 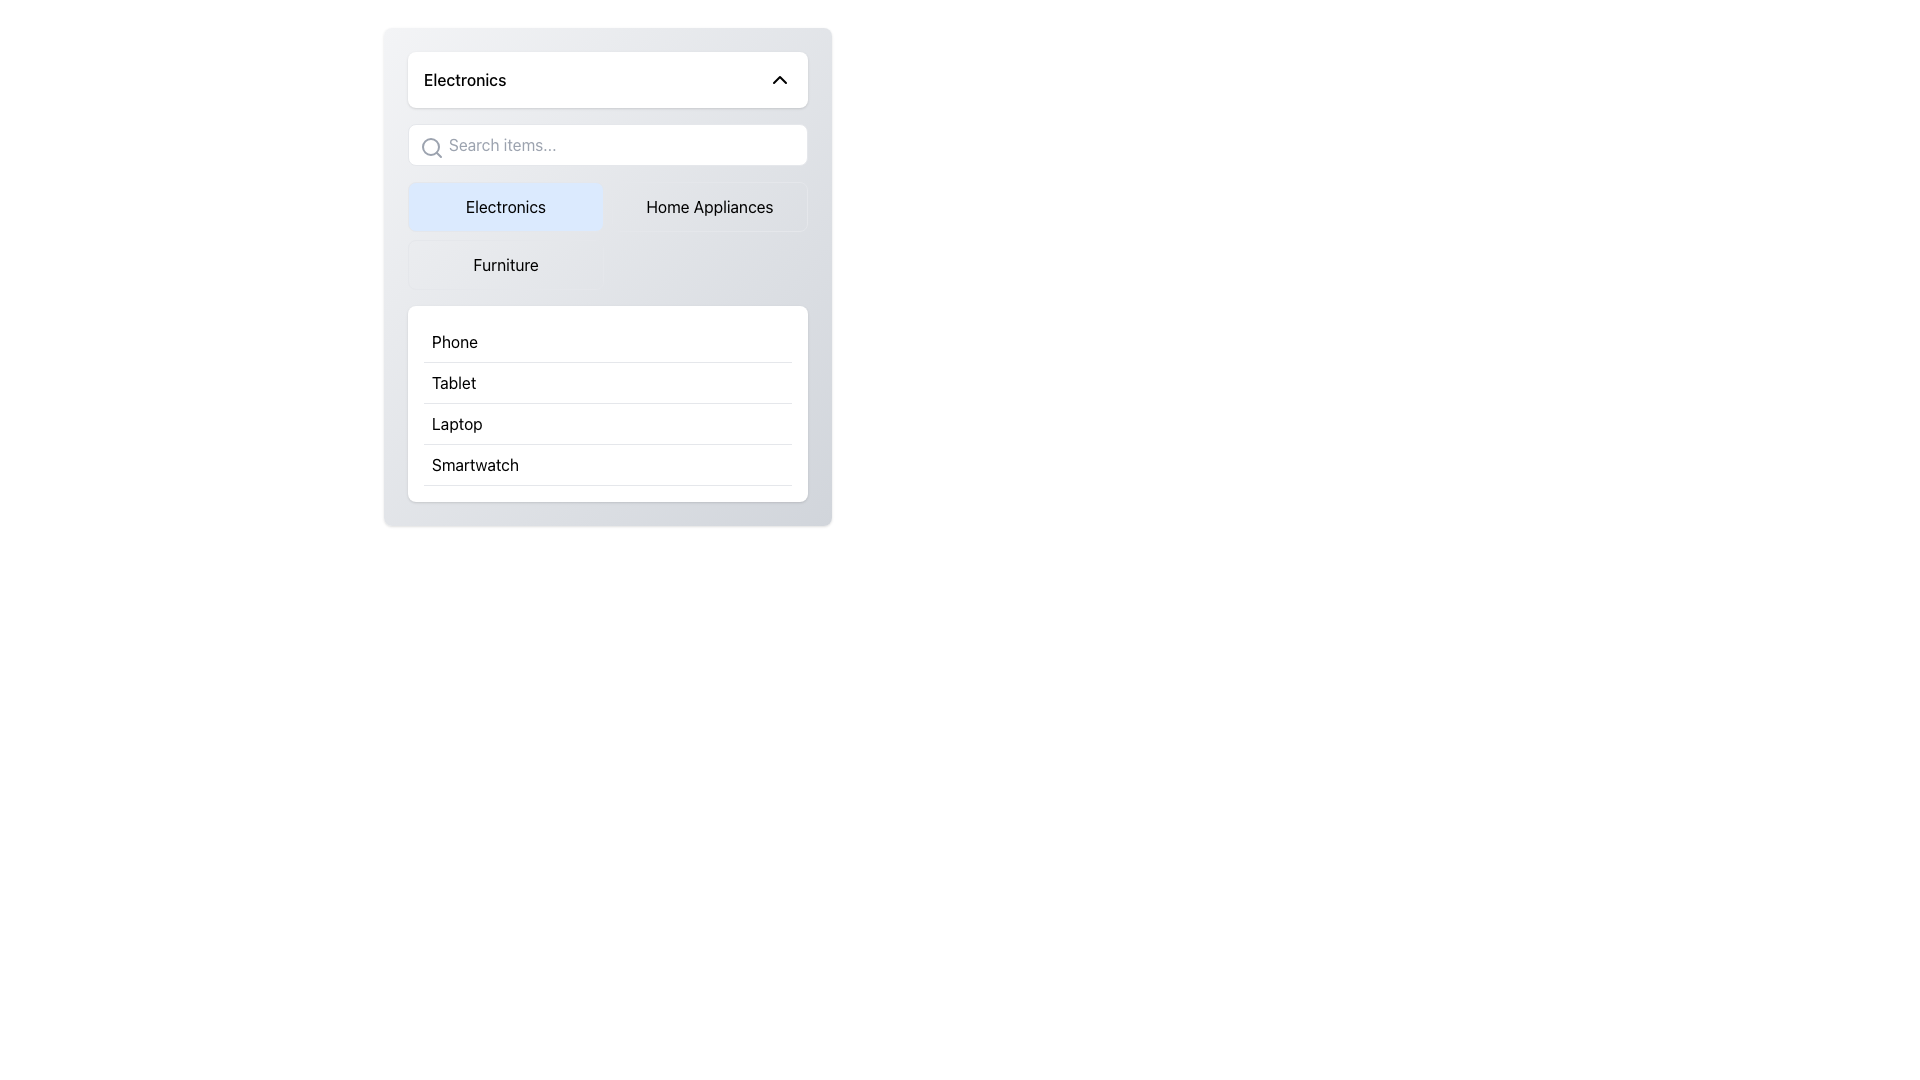 What do you see at coordinates (454, 341) in the screenshot?
I see `the first selectable item in the 'Electronics' dropdown list` at bounding box center [454, 341].